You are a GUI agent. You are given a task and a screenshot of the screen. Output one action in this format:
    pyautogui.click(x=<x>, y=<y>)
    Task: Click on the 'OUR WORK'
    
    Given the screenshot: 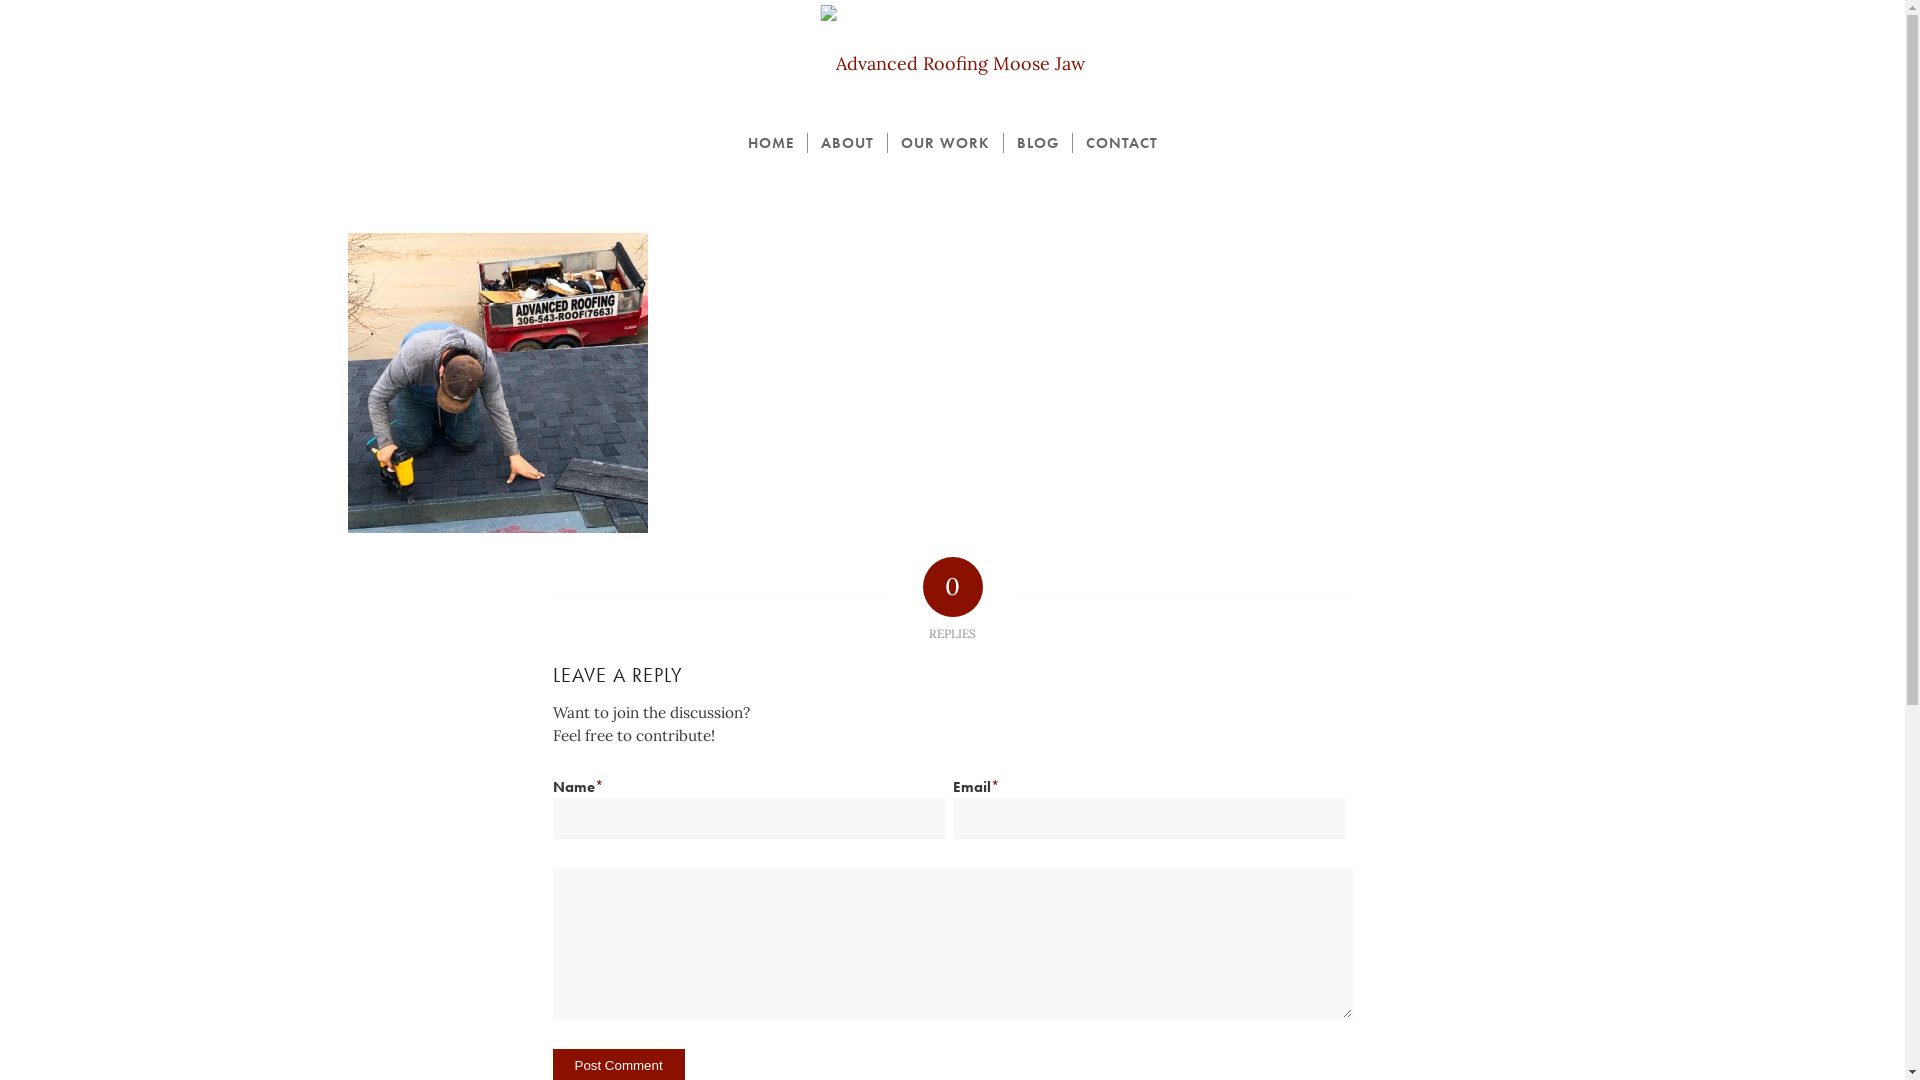 What is the action you would take?
    pyautogui.click(x=885, y=141)
    